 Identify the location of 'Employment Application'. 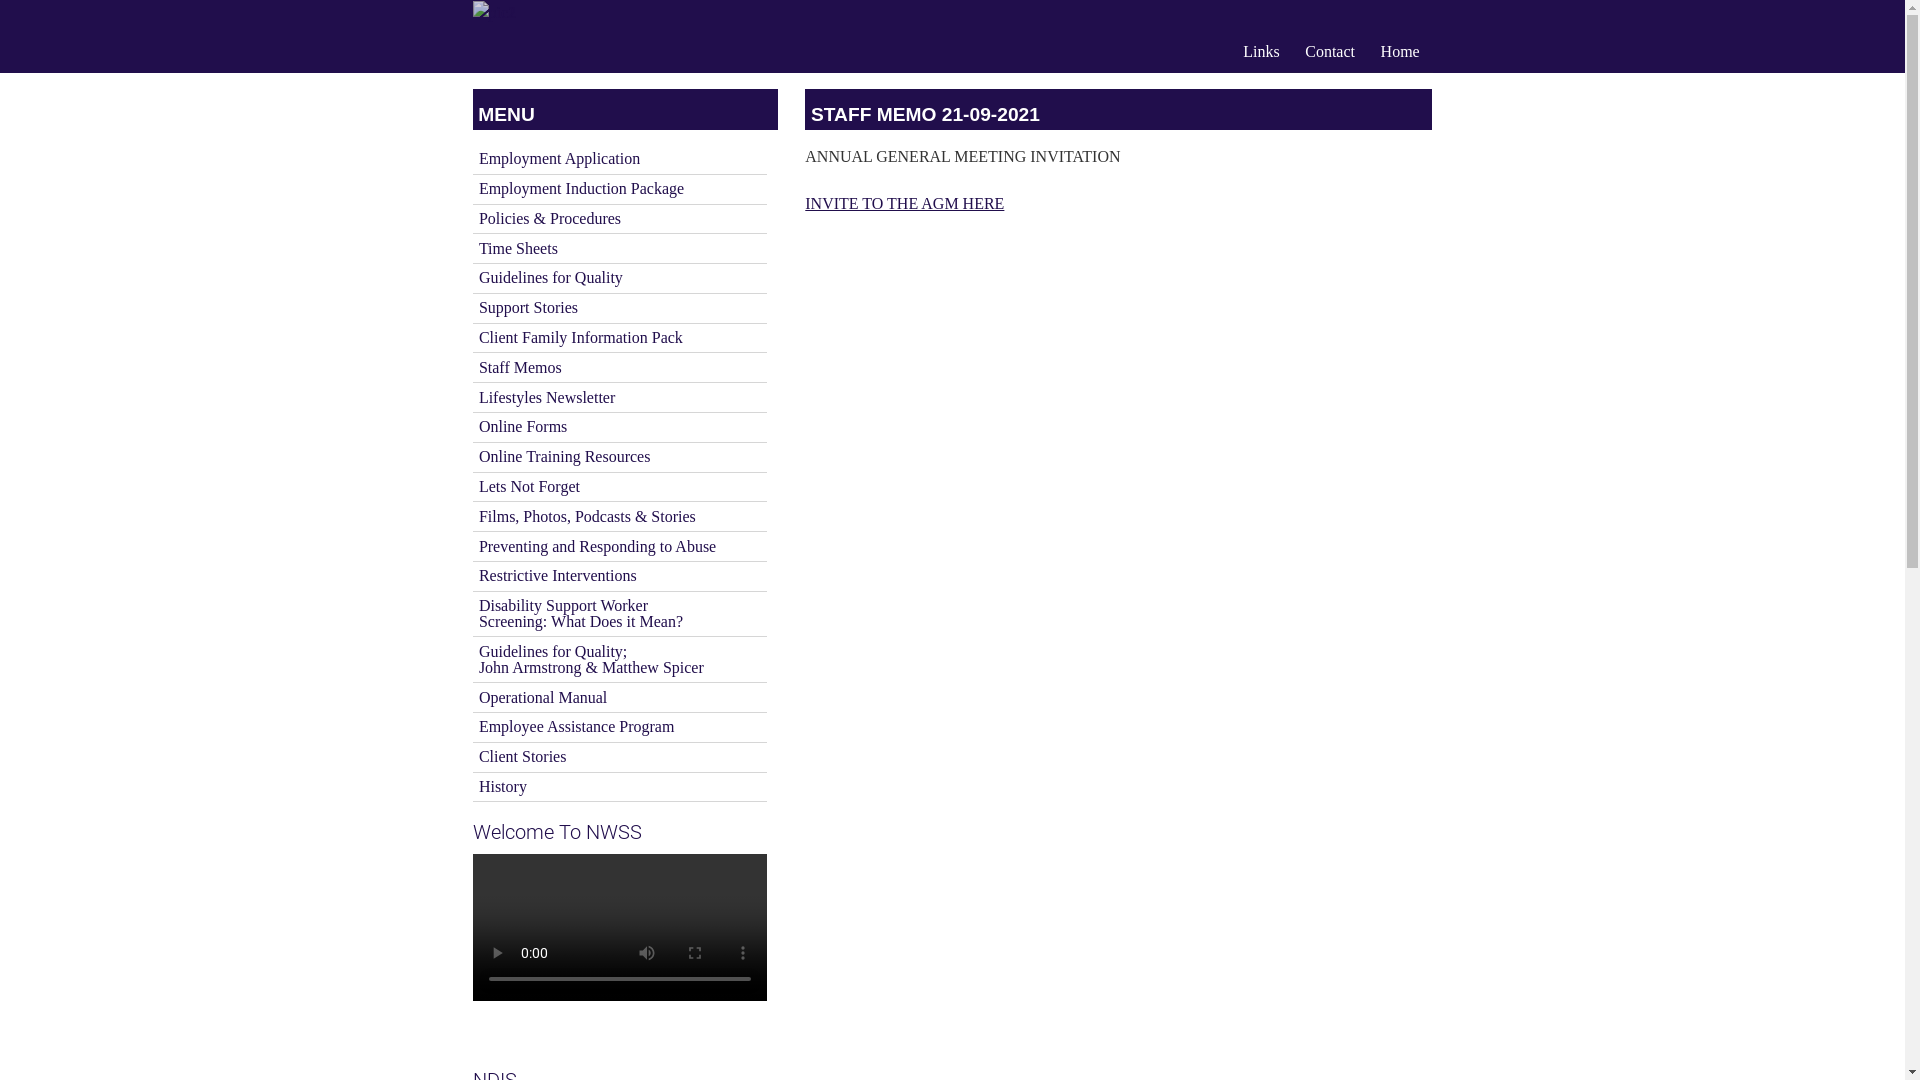
(618, 158).